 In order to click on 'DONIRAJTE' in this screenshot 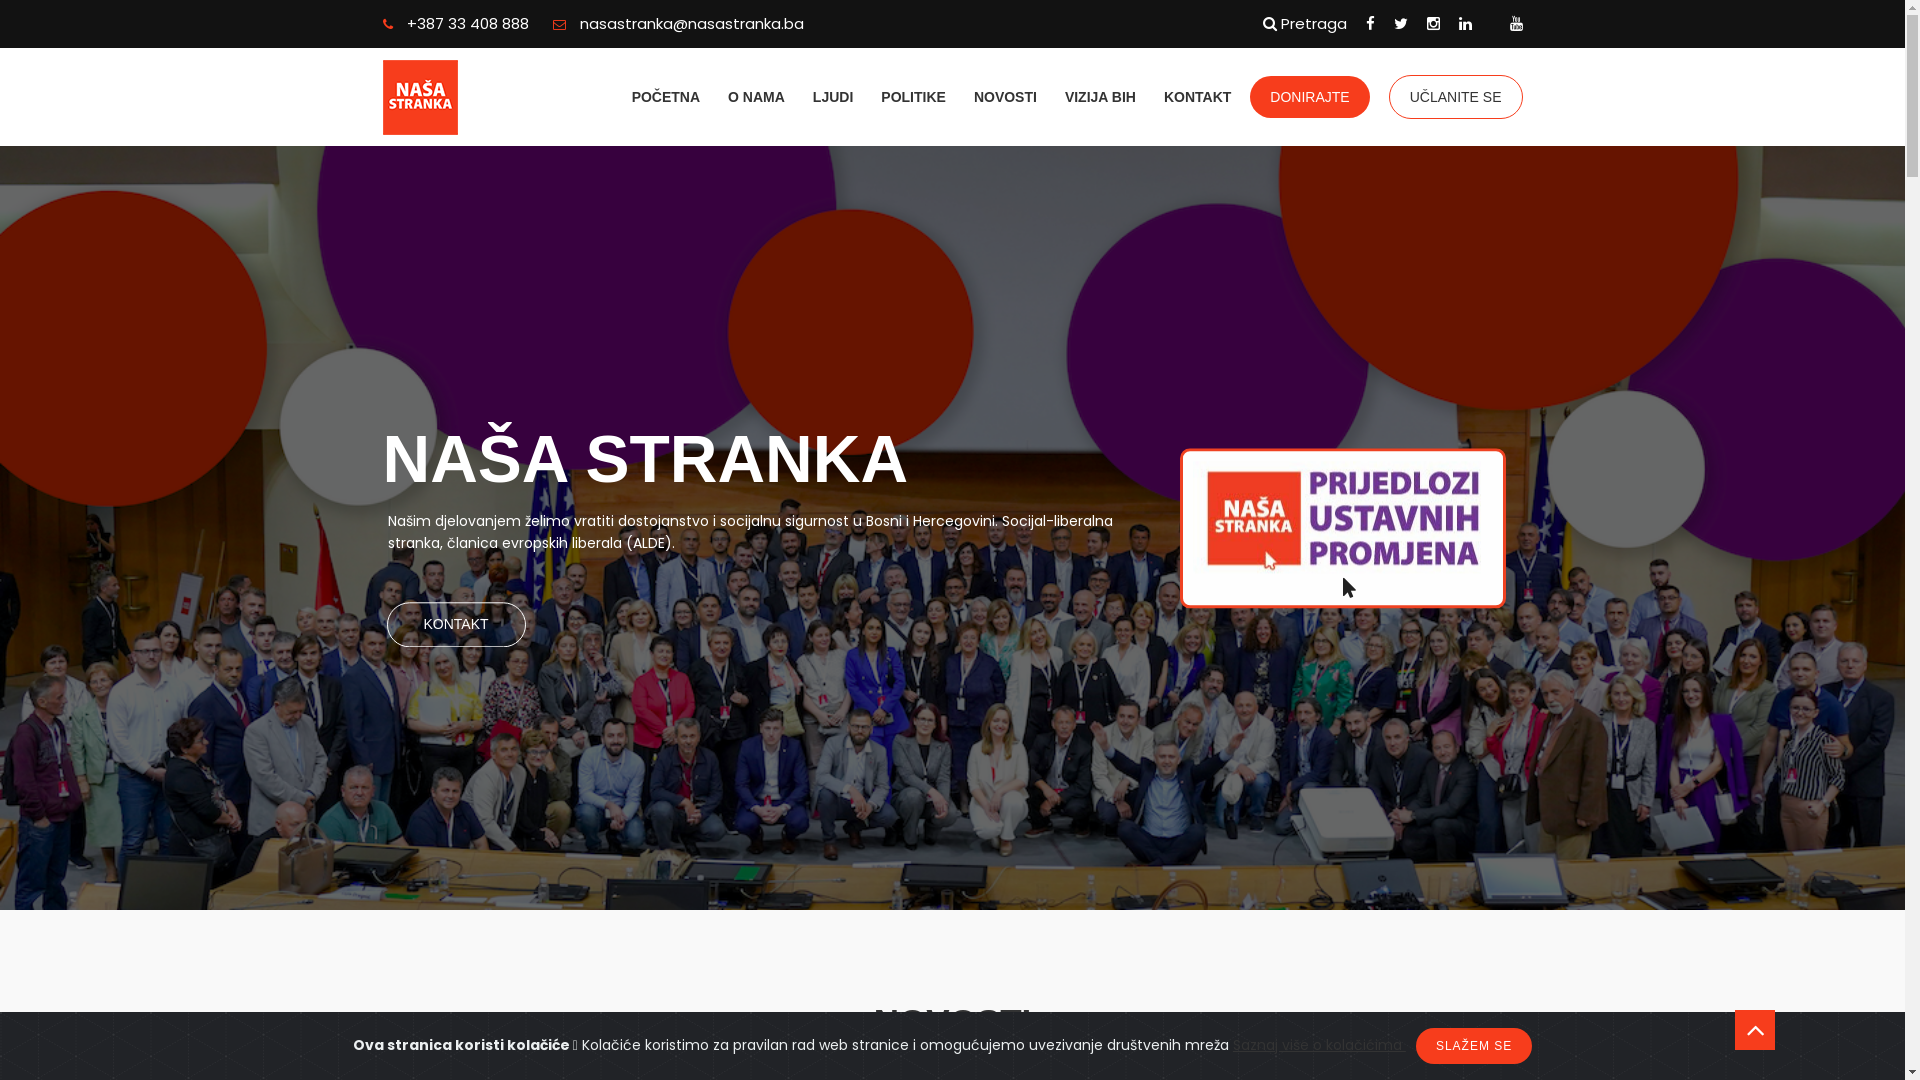, I will do `click(1309, 96)`.